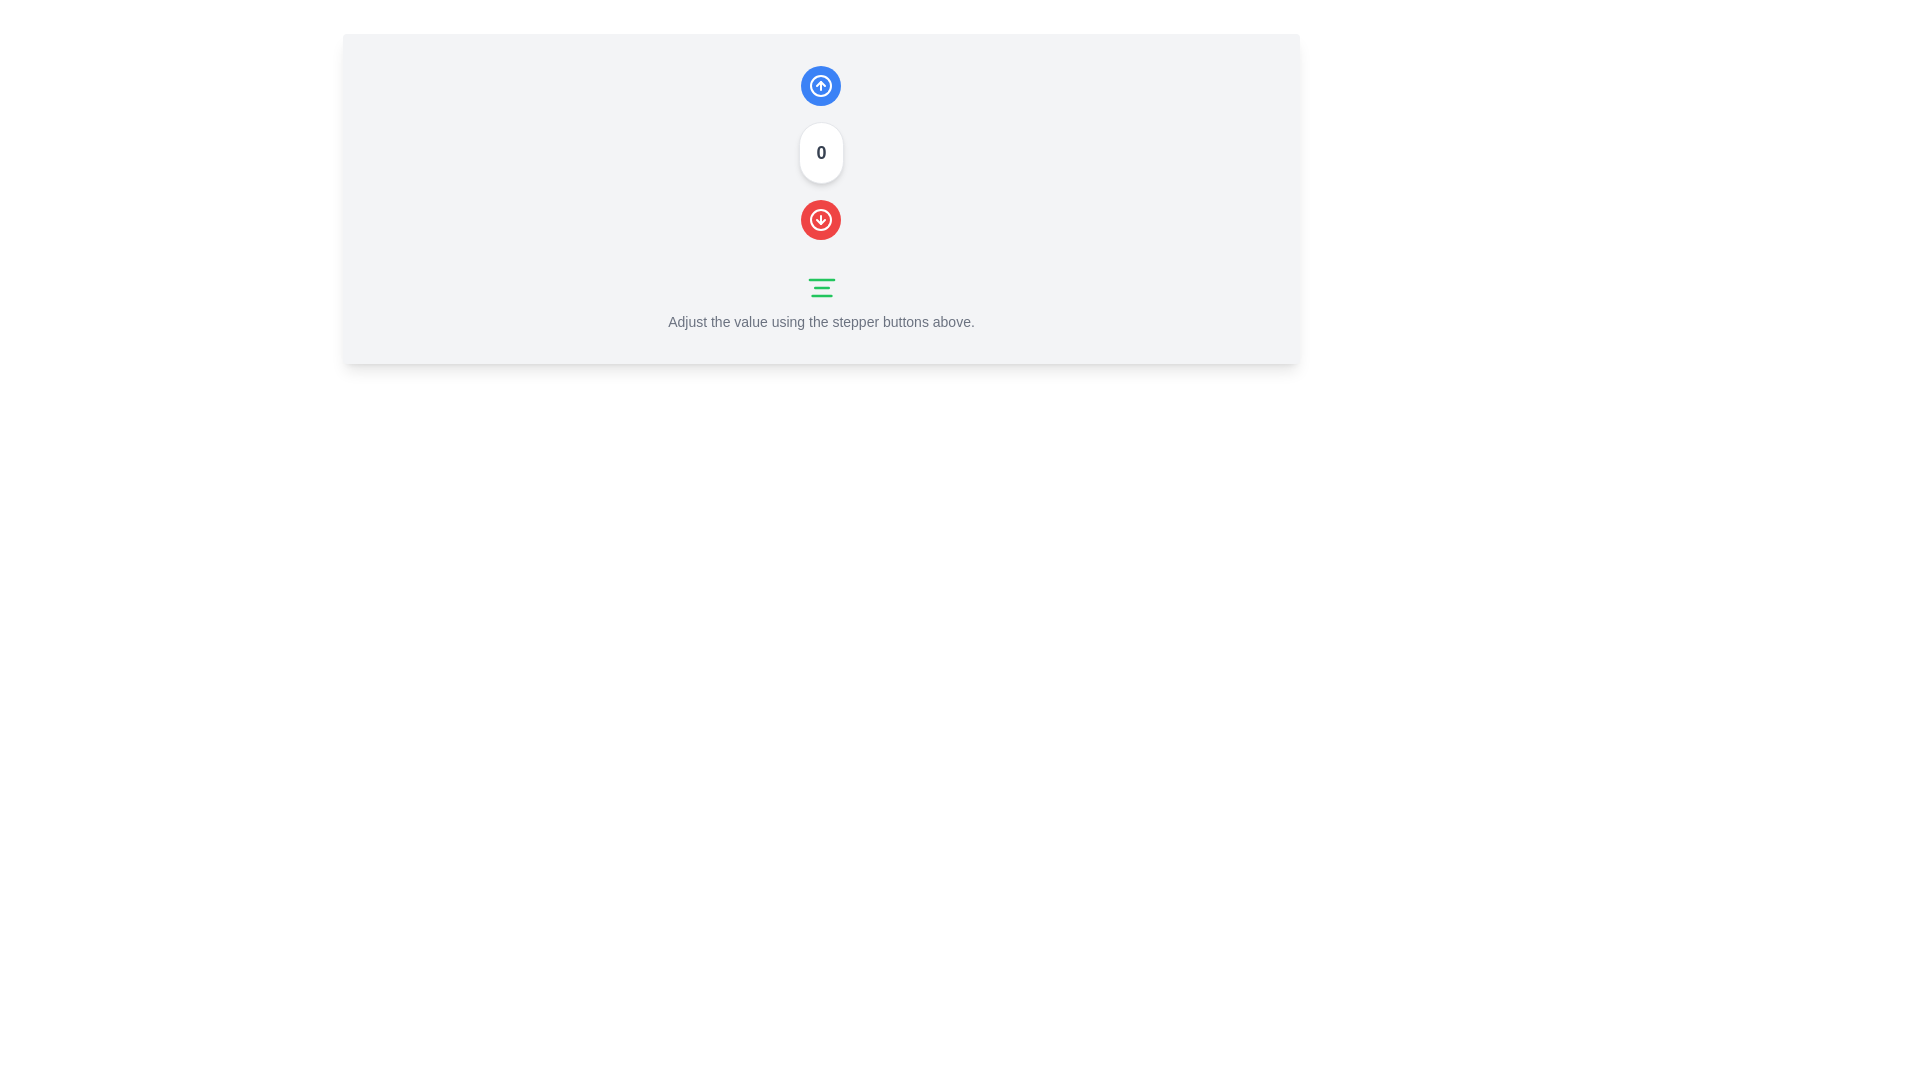 The height and width of the screenshot is (1080, 1920). What do you see at coordinates (821, 84) in the screenshot?
I see `the circular blue button with a white outline and an upward-pointing arrow to increase the value` at bounding box center [821, 84].